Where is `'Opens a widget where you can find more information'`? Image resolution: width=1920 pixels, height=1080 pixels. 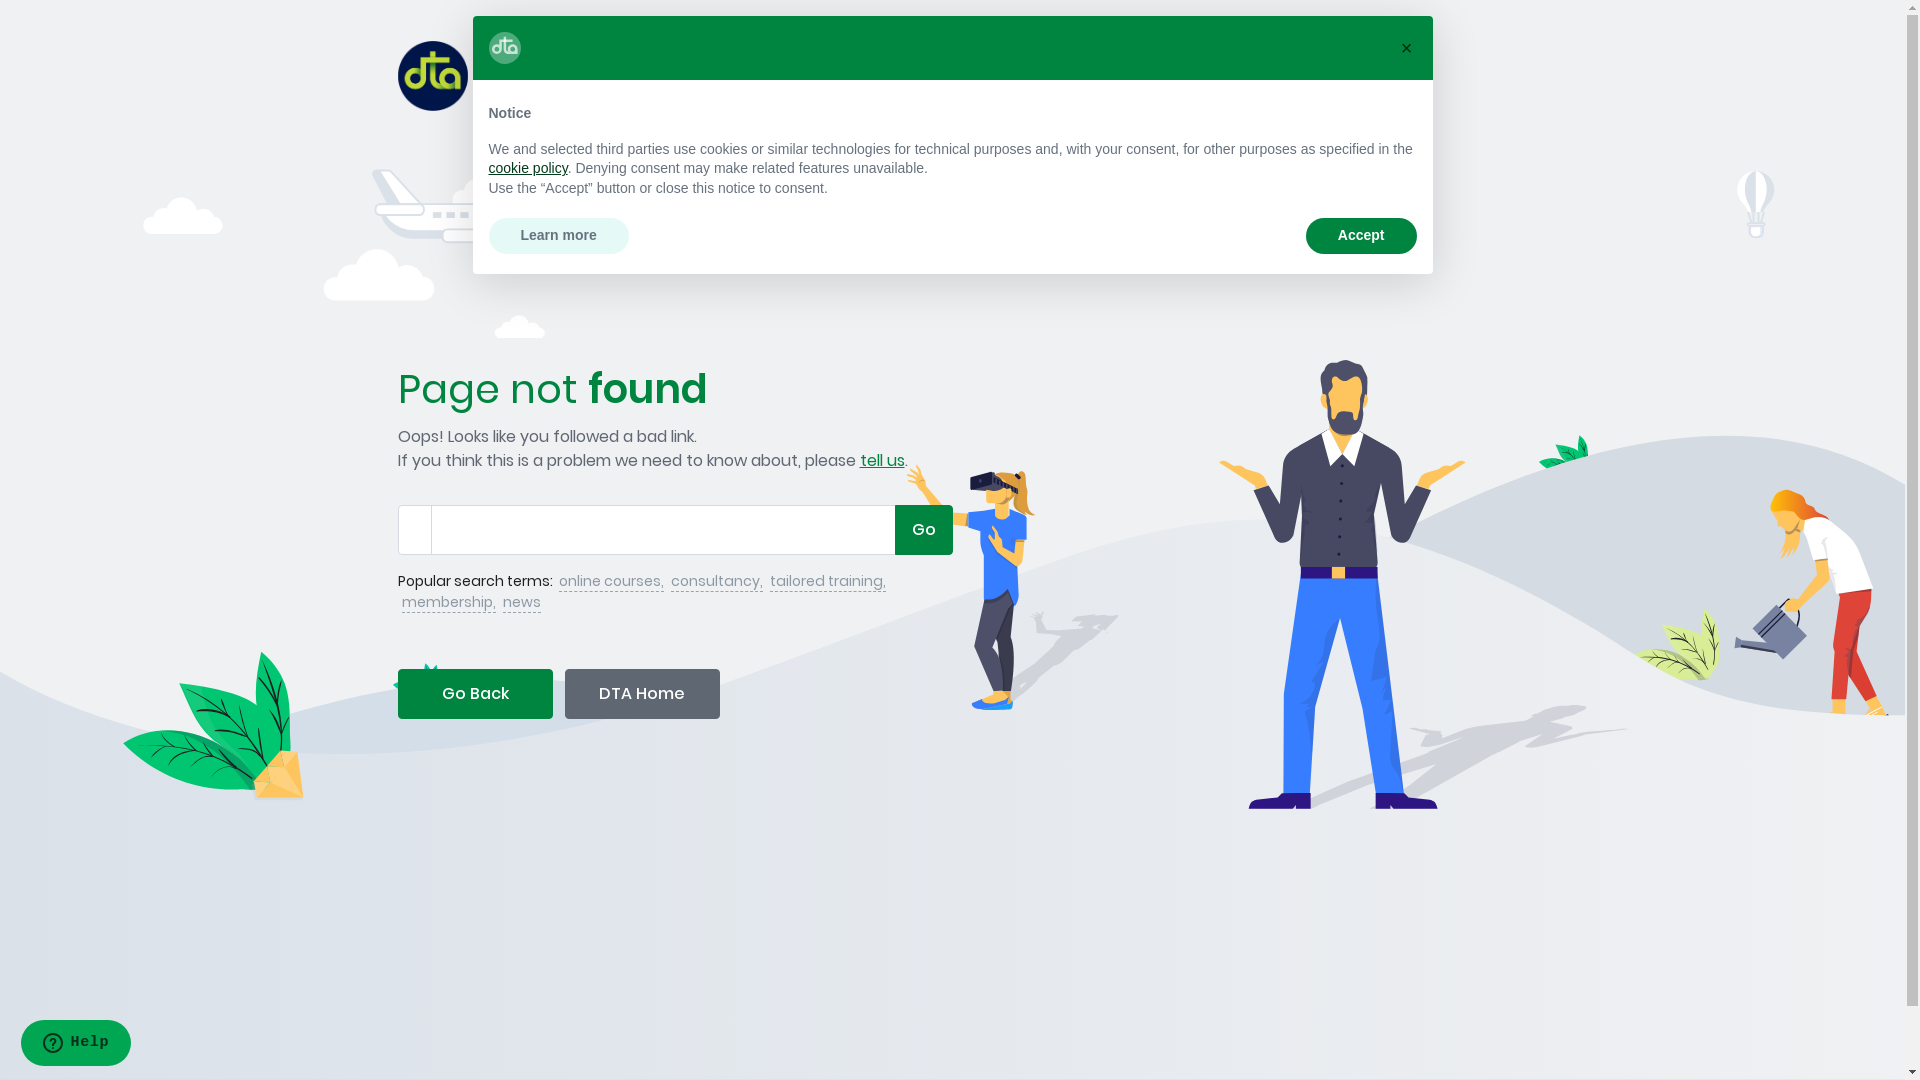 'Opens a widget where you can find more information' is located at coordinates (75, 1044).